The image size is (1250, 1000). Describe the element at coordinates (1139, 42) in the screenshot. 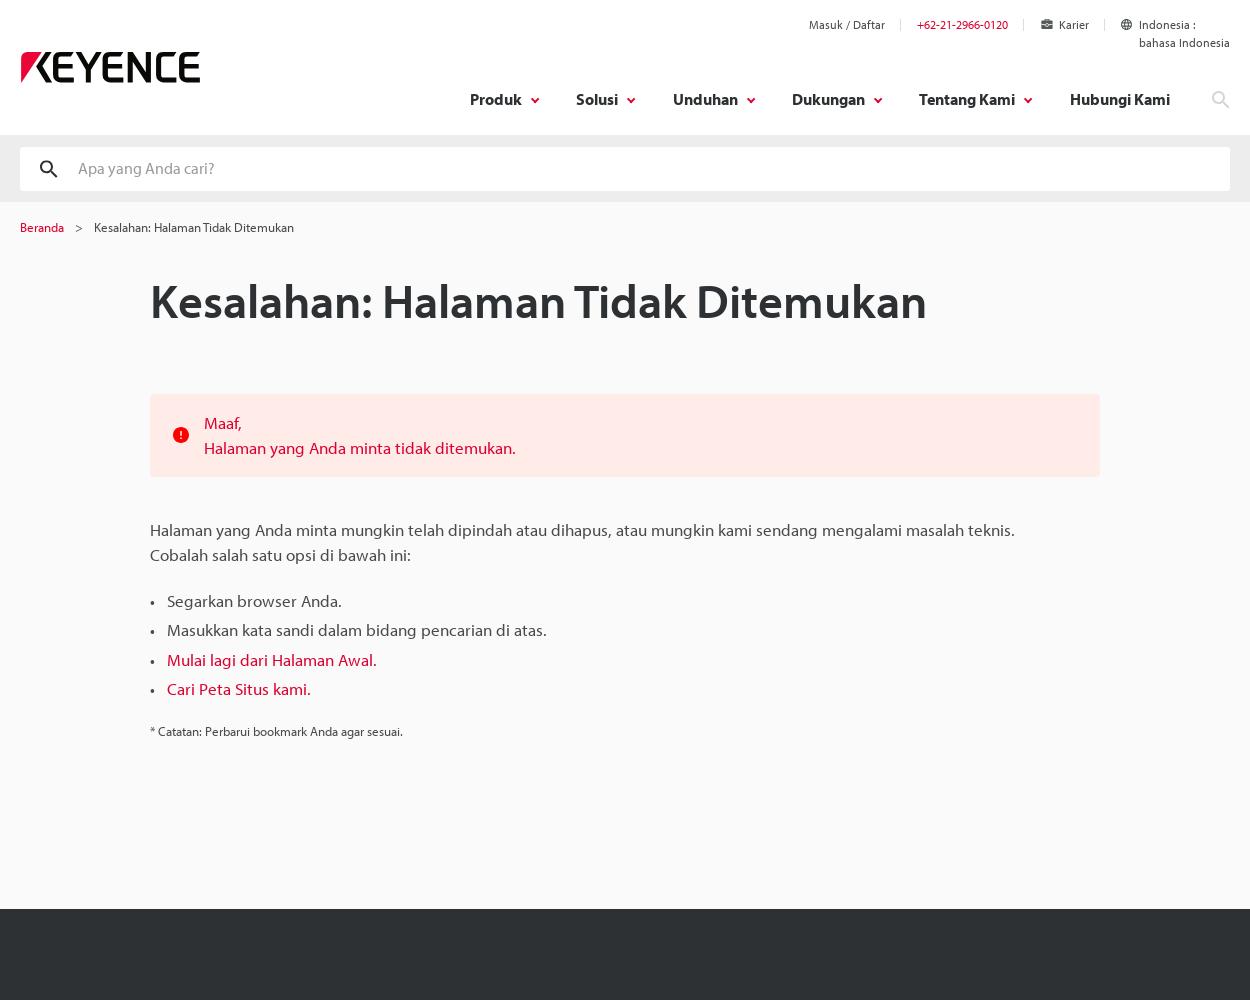

I see `'bahasa Indonesia'` at that location.